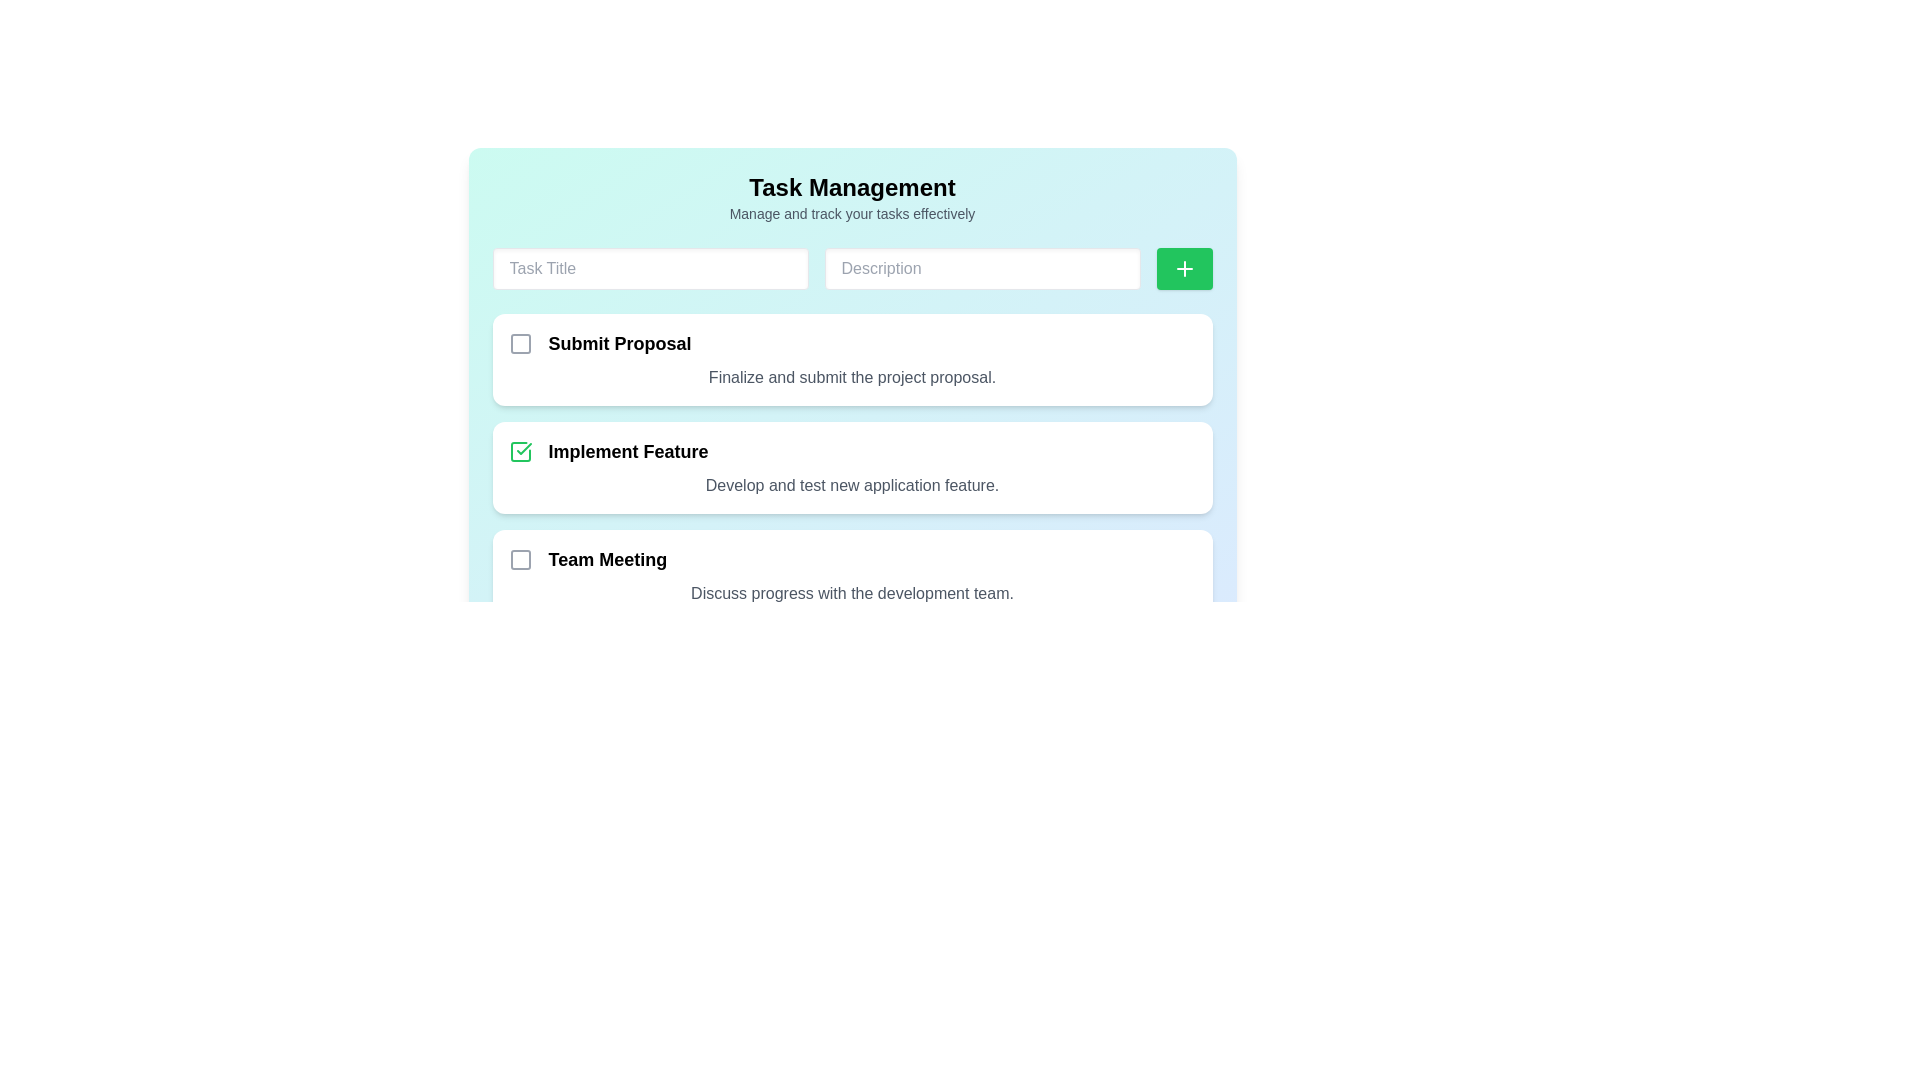  Describe the element at coordinates (606, 559) in the screenshot. I see `the 'Team Meeting' text label, which serves as the title of a task item in the task management interface` at that location.